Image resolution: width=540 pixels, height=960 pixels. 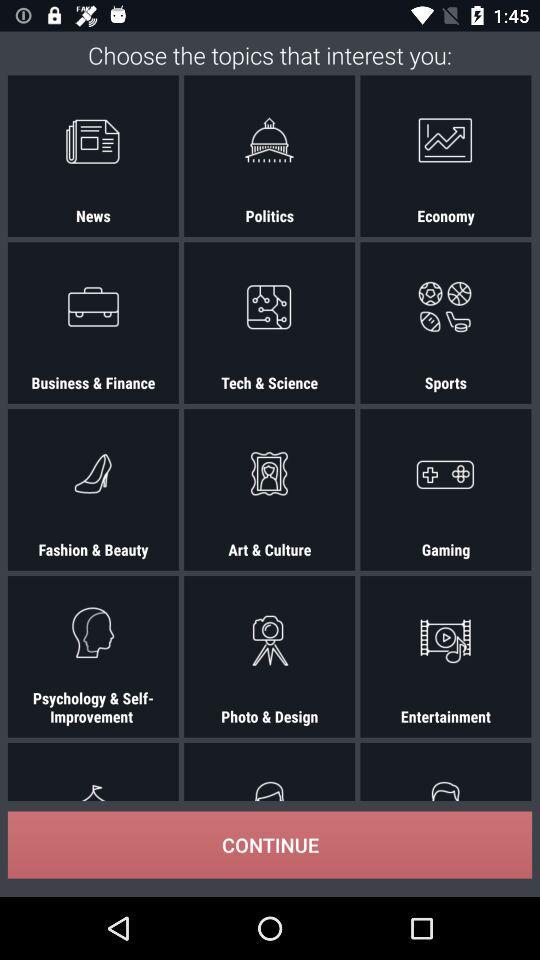 I want to click on the continue, so click(x=270, y=844).